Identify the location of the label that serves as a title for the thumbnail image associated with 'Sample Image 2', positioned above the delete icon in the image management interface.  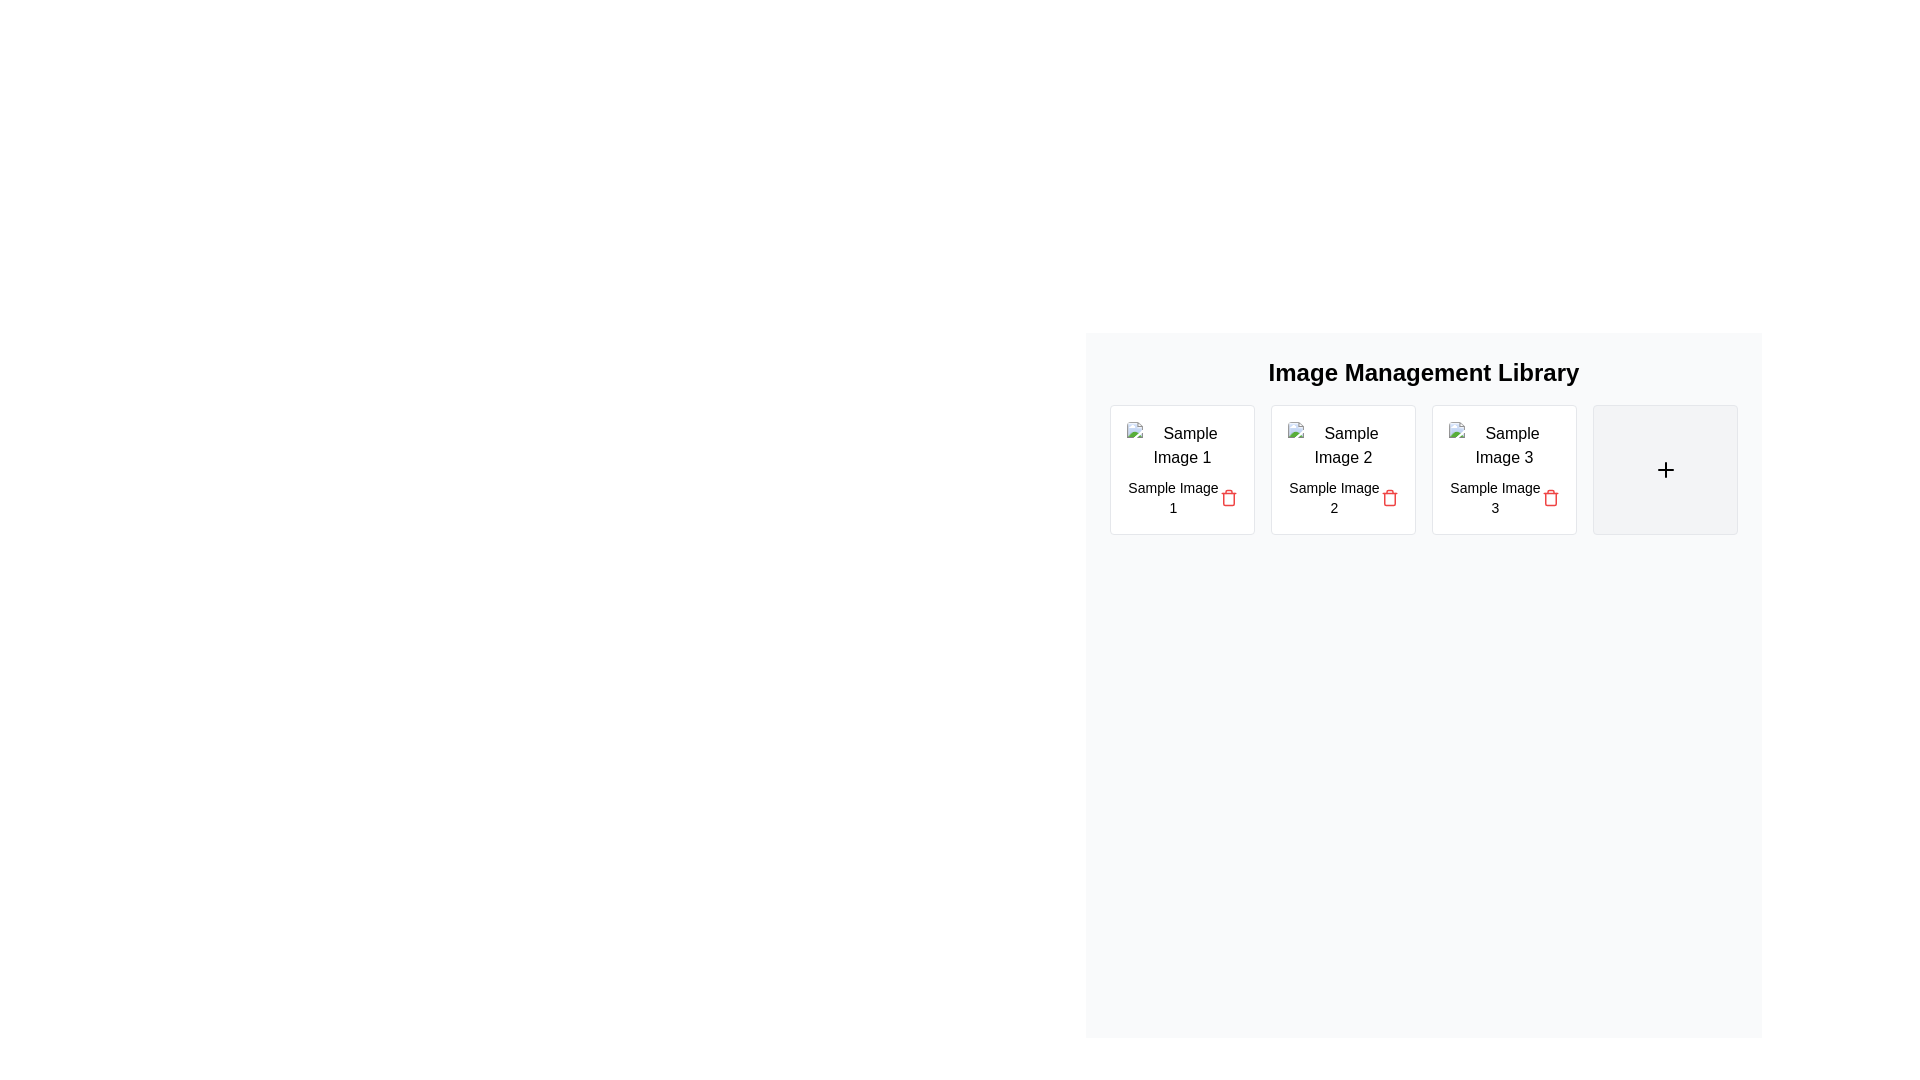
(1334, 496).